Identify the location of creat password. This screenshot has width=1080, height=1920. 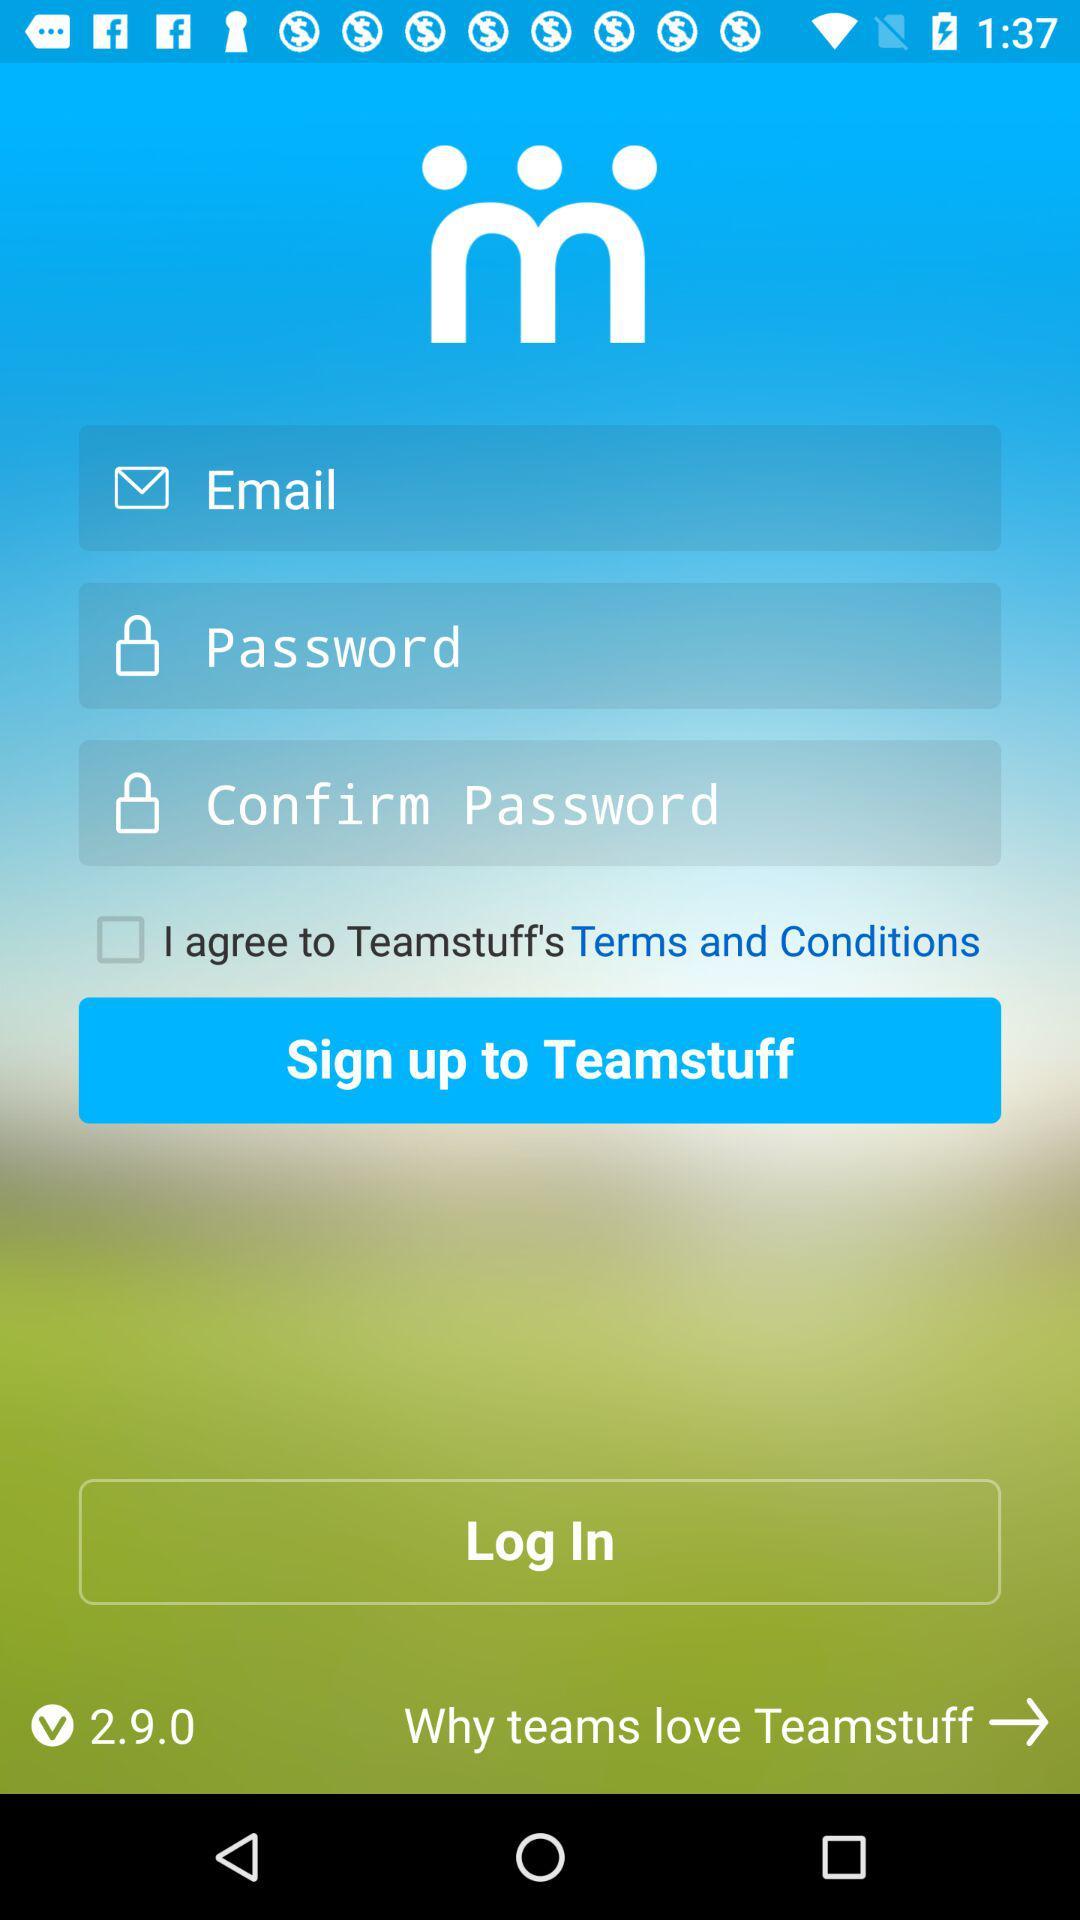
(540, 645).